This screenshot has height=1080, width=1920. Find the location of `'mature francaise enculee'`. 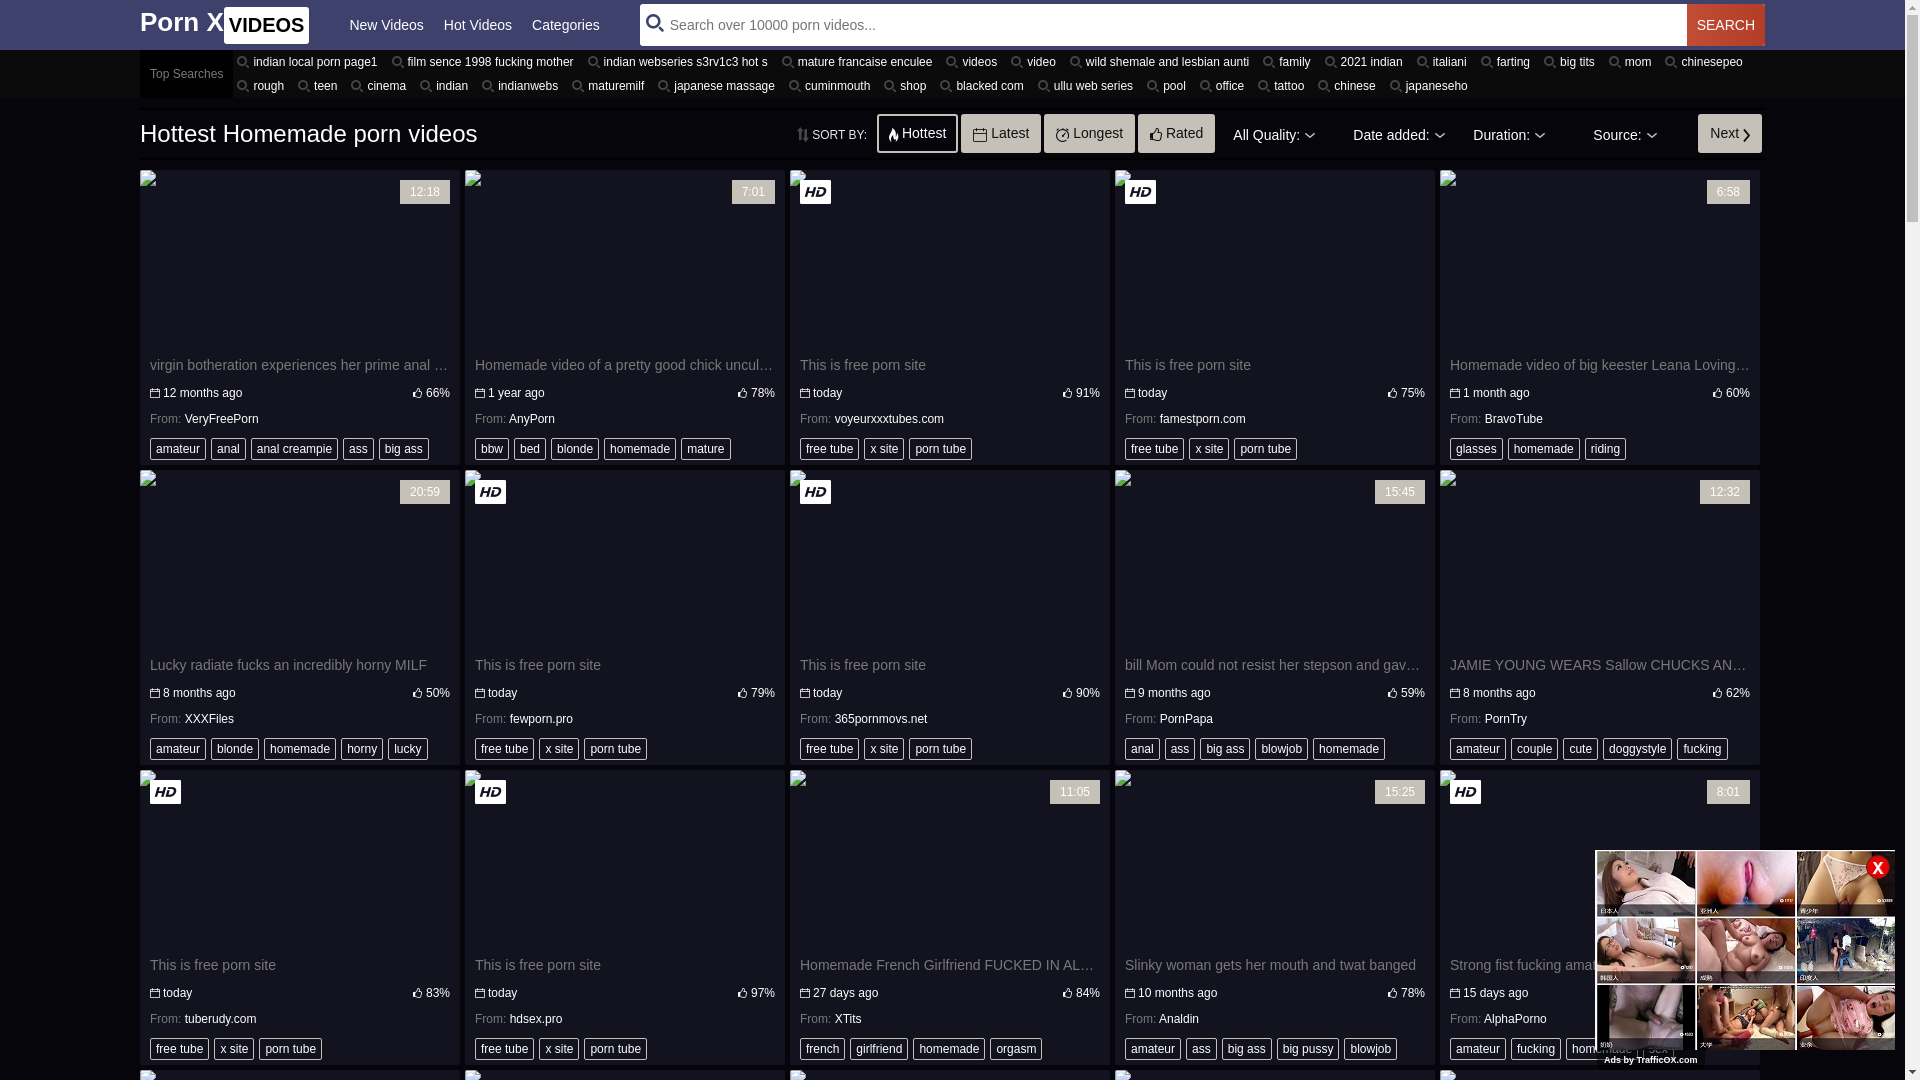

'mature francaise enculee' is located at coordinates (776, 60).